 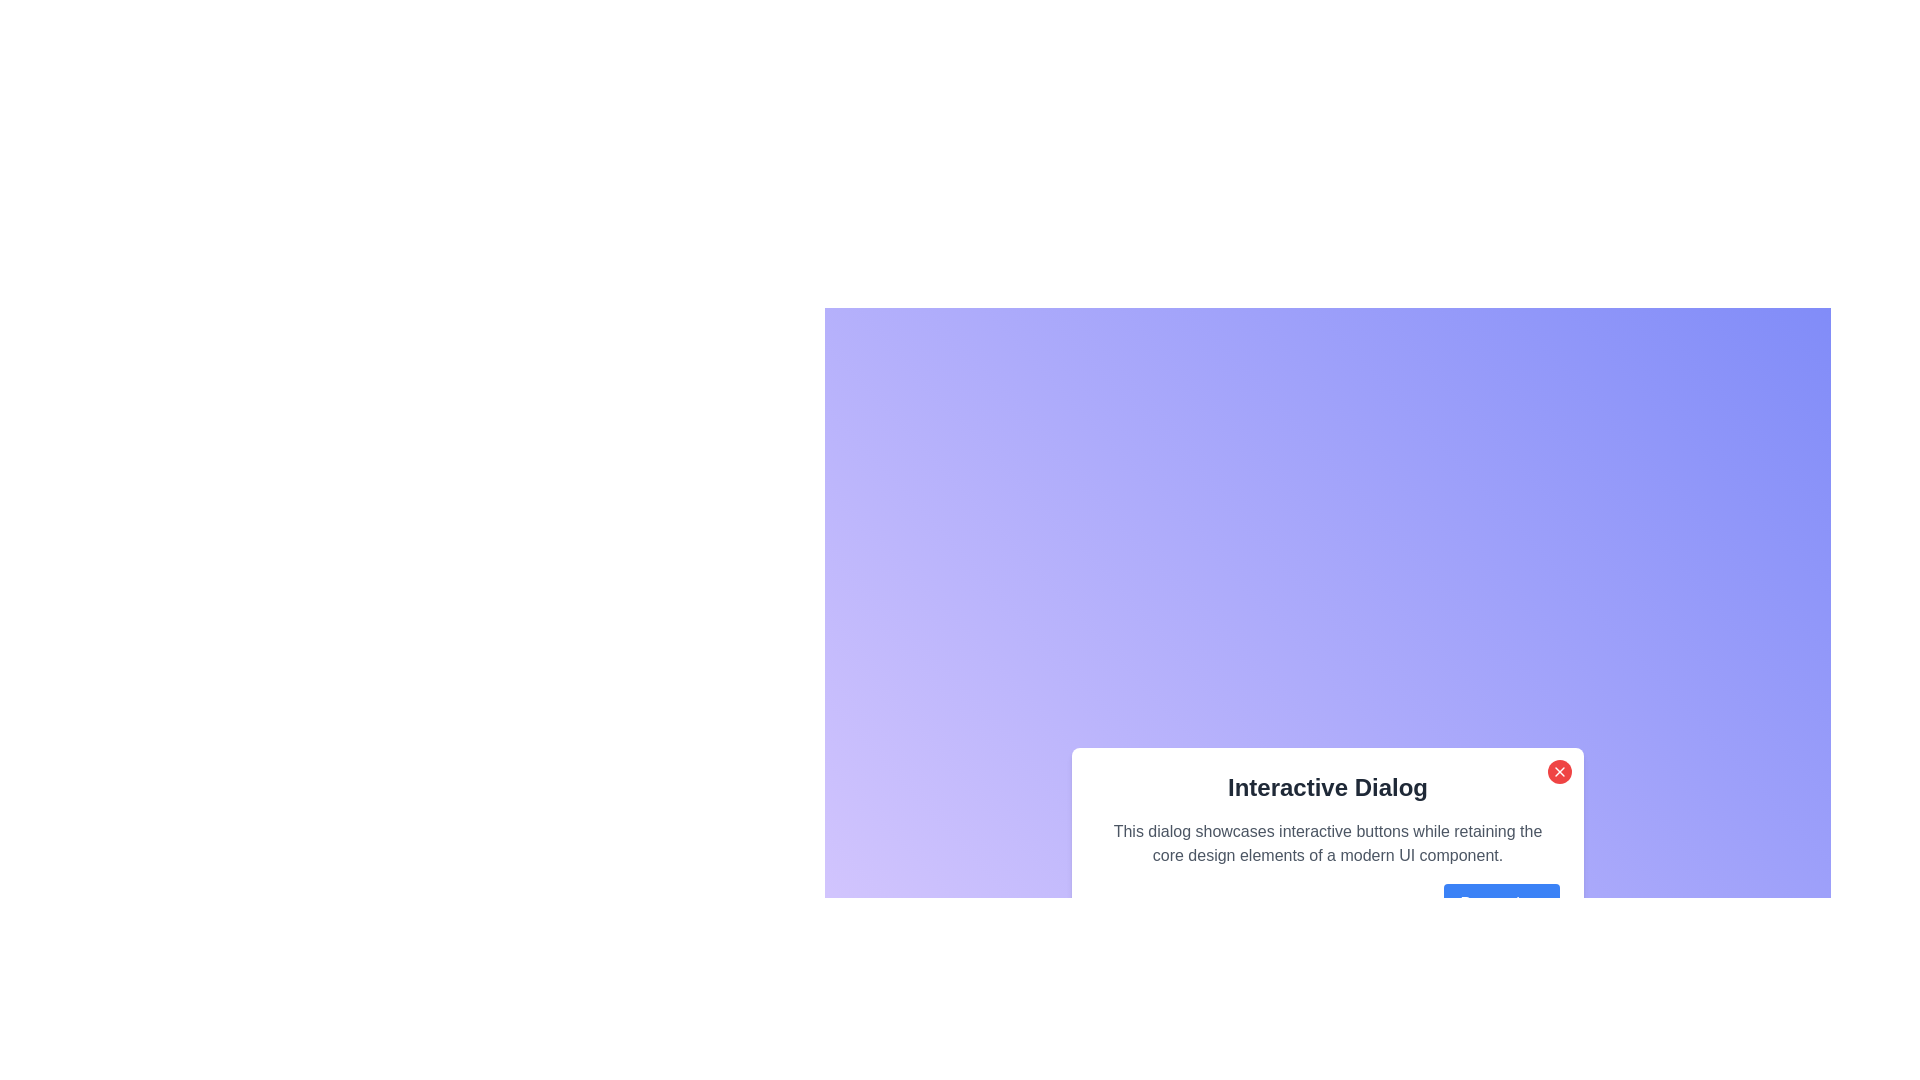 I want to click on the Text block that provides context and explanatory information about the dialog's features, located centrally within the interface dialog box, so click(x=1328, y=844).